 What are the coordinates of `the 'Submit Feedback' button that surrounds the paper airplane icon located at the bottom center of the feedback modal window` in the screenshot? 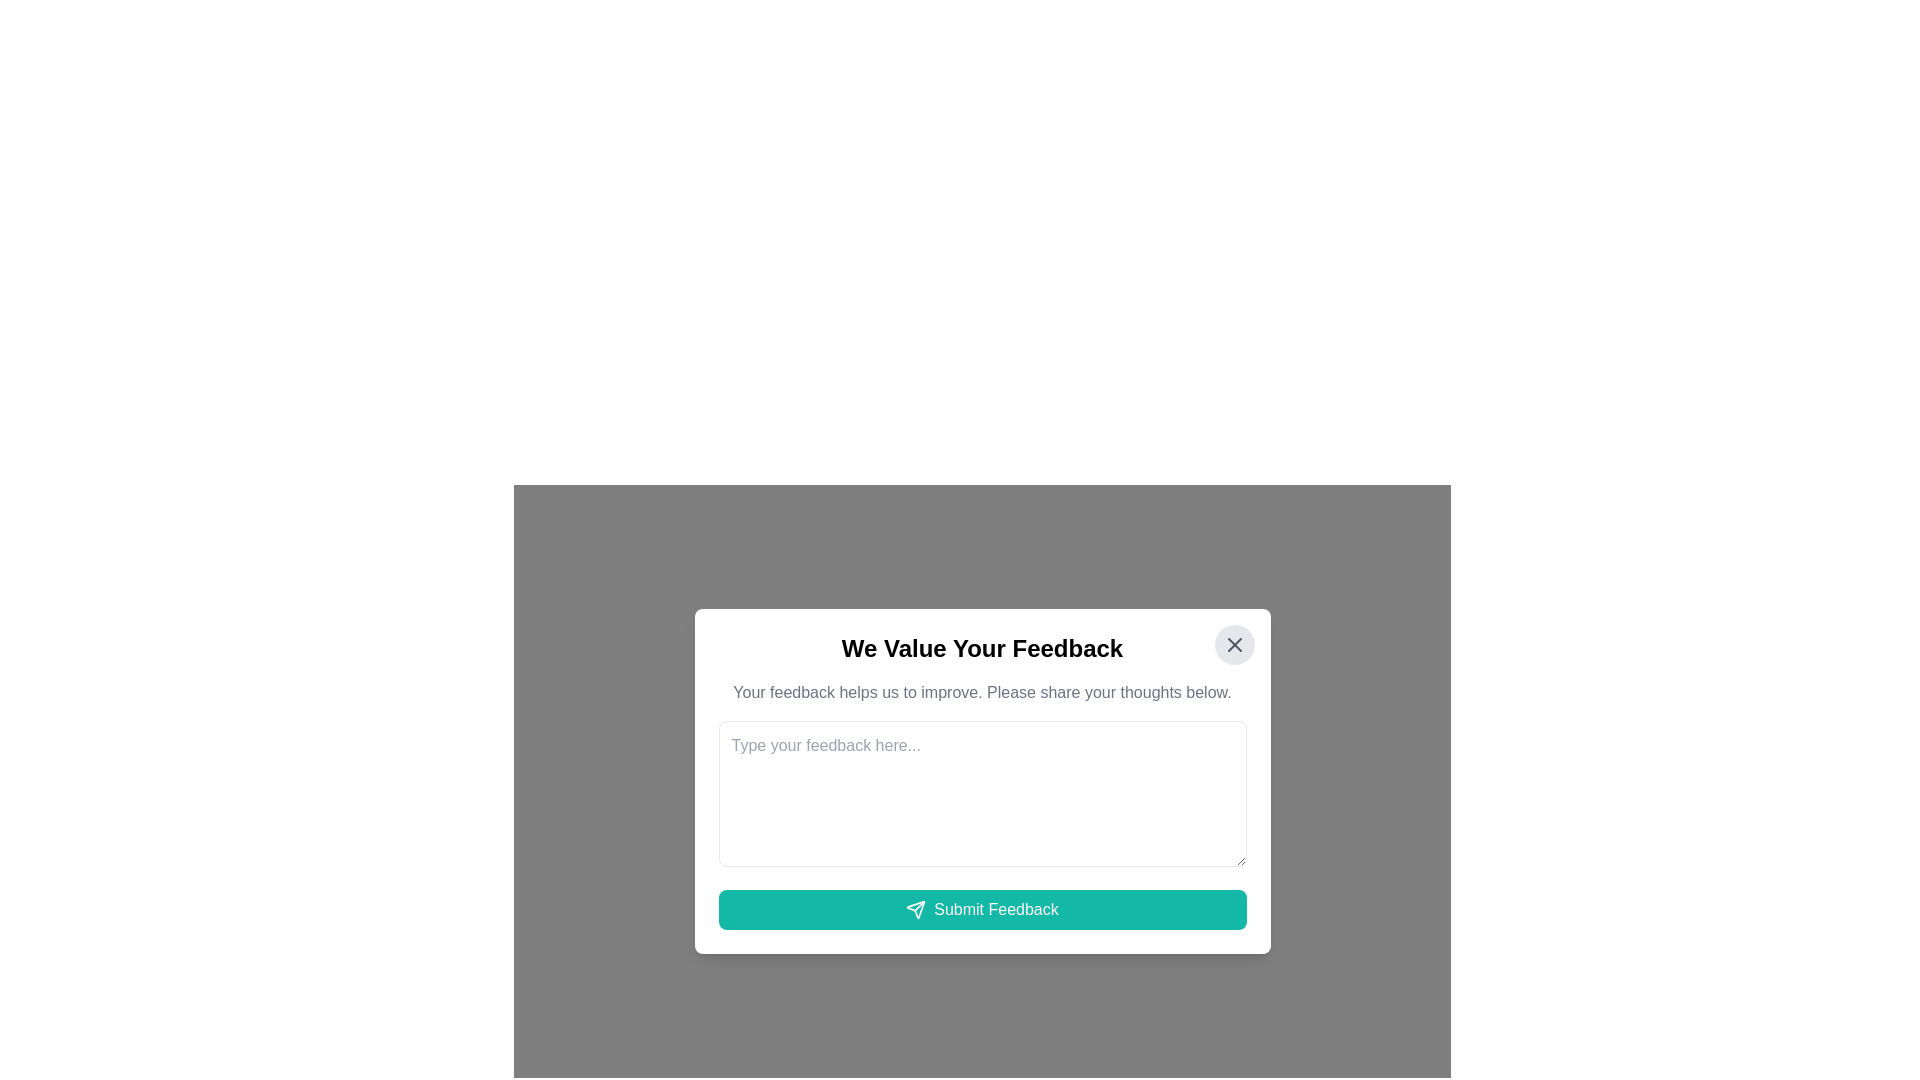 It's located at (915, 910).